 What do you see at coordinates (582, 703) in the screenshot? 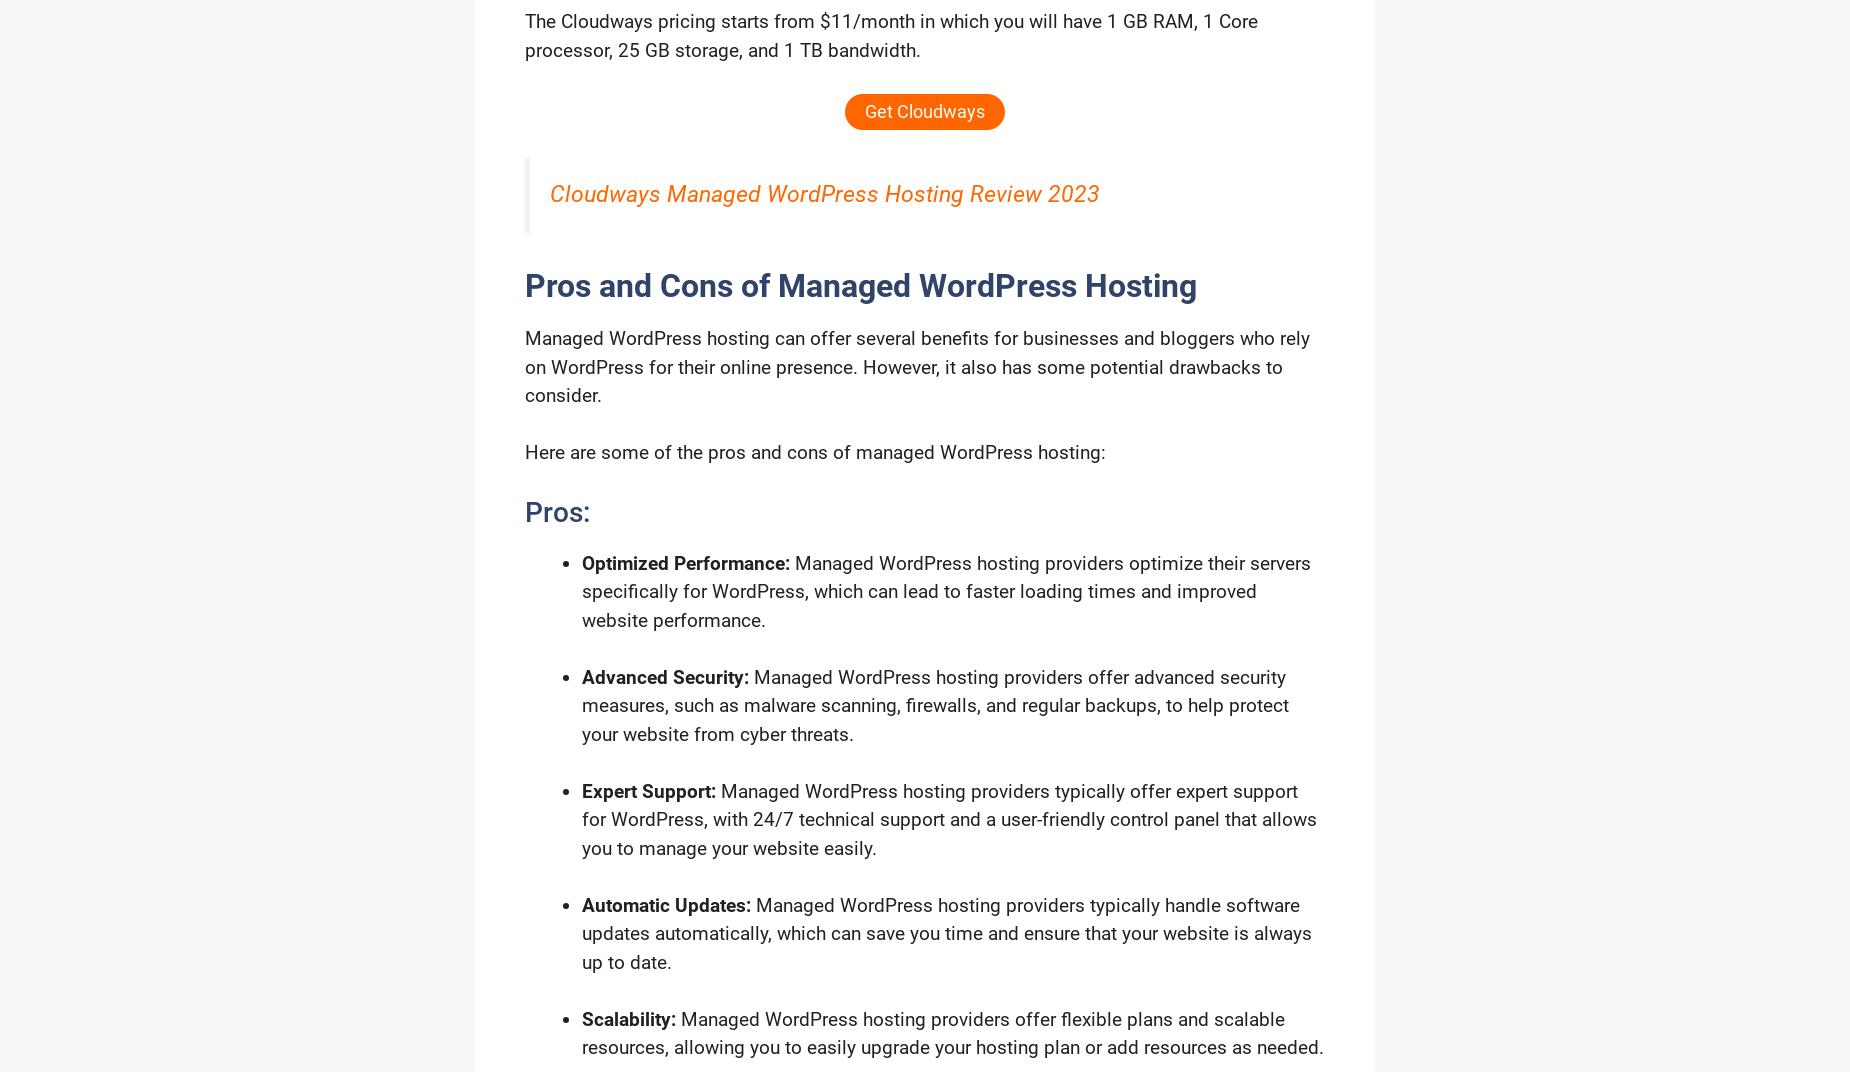
I see `'Managed WordPress hosting providers offer advanced security measures, such as malware scanning, firewalls, and regular backups, to help protect your website from cyber threats.'` at bounding box center [582, 703].